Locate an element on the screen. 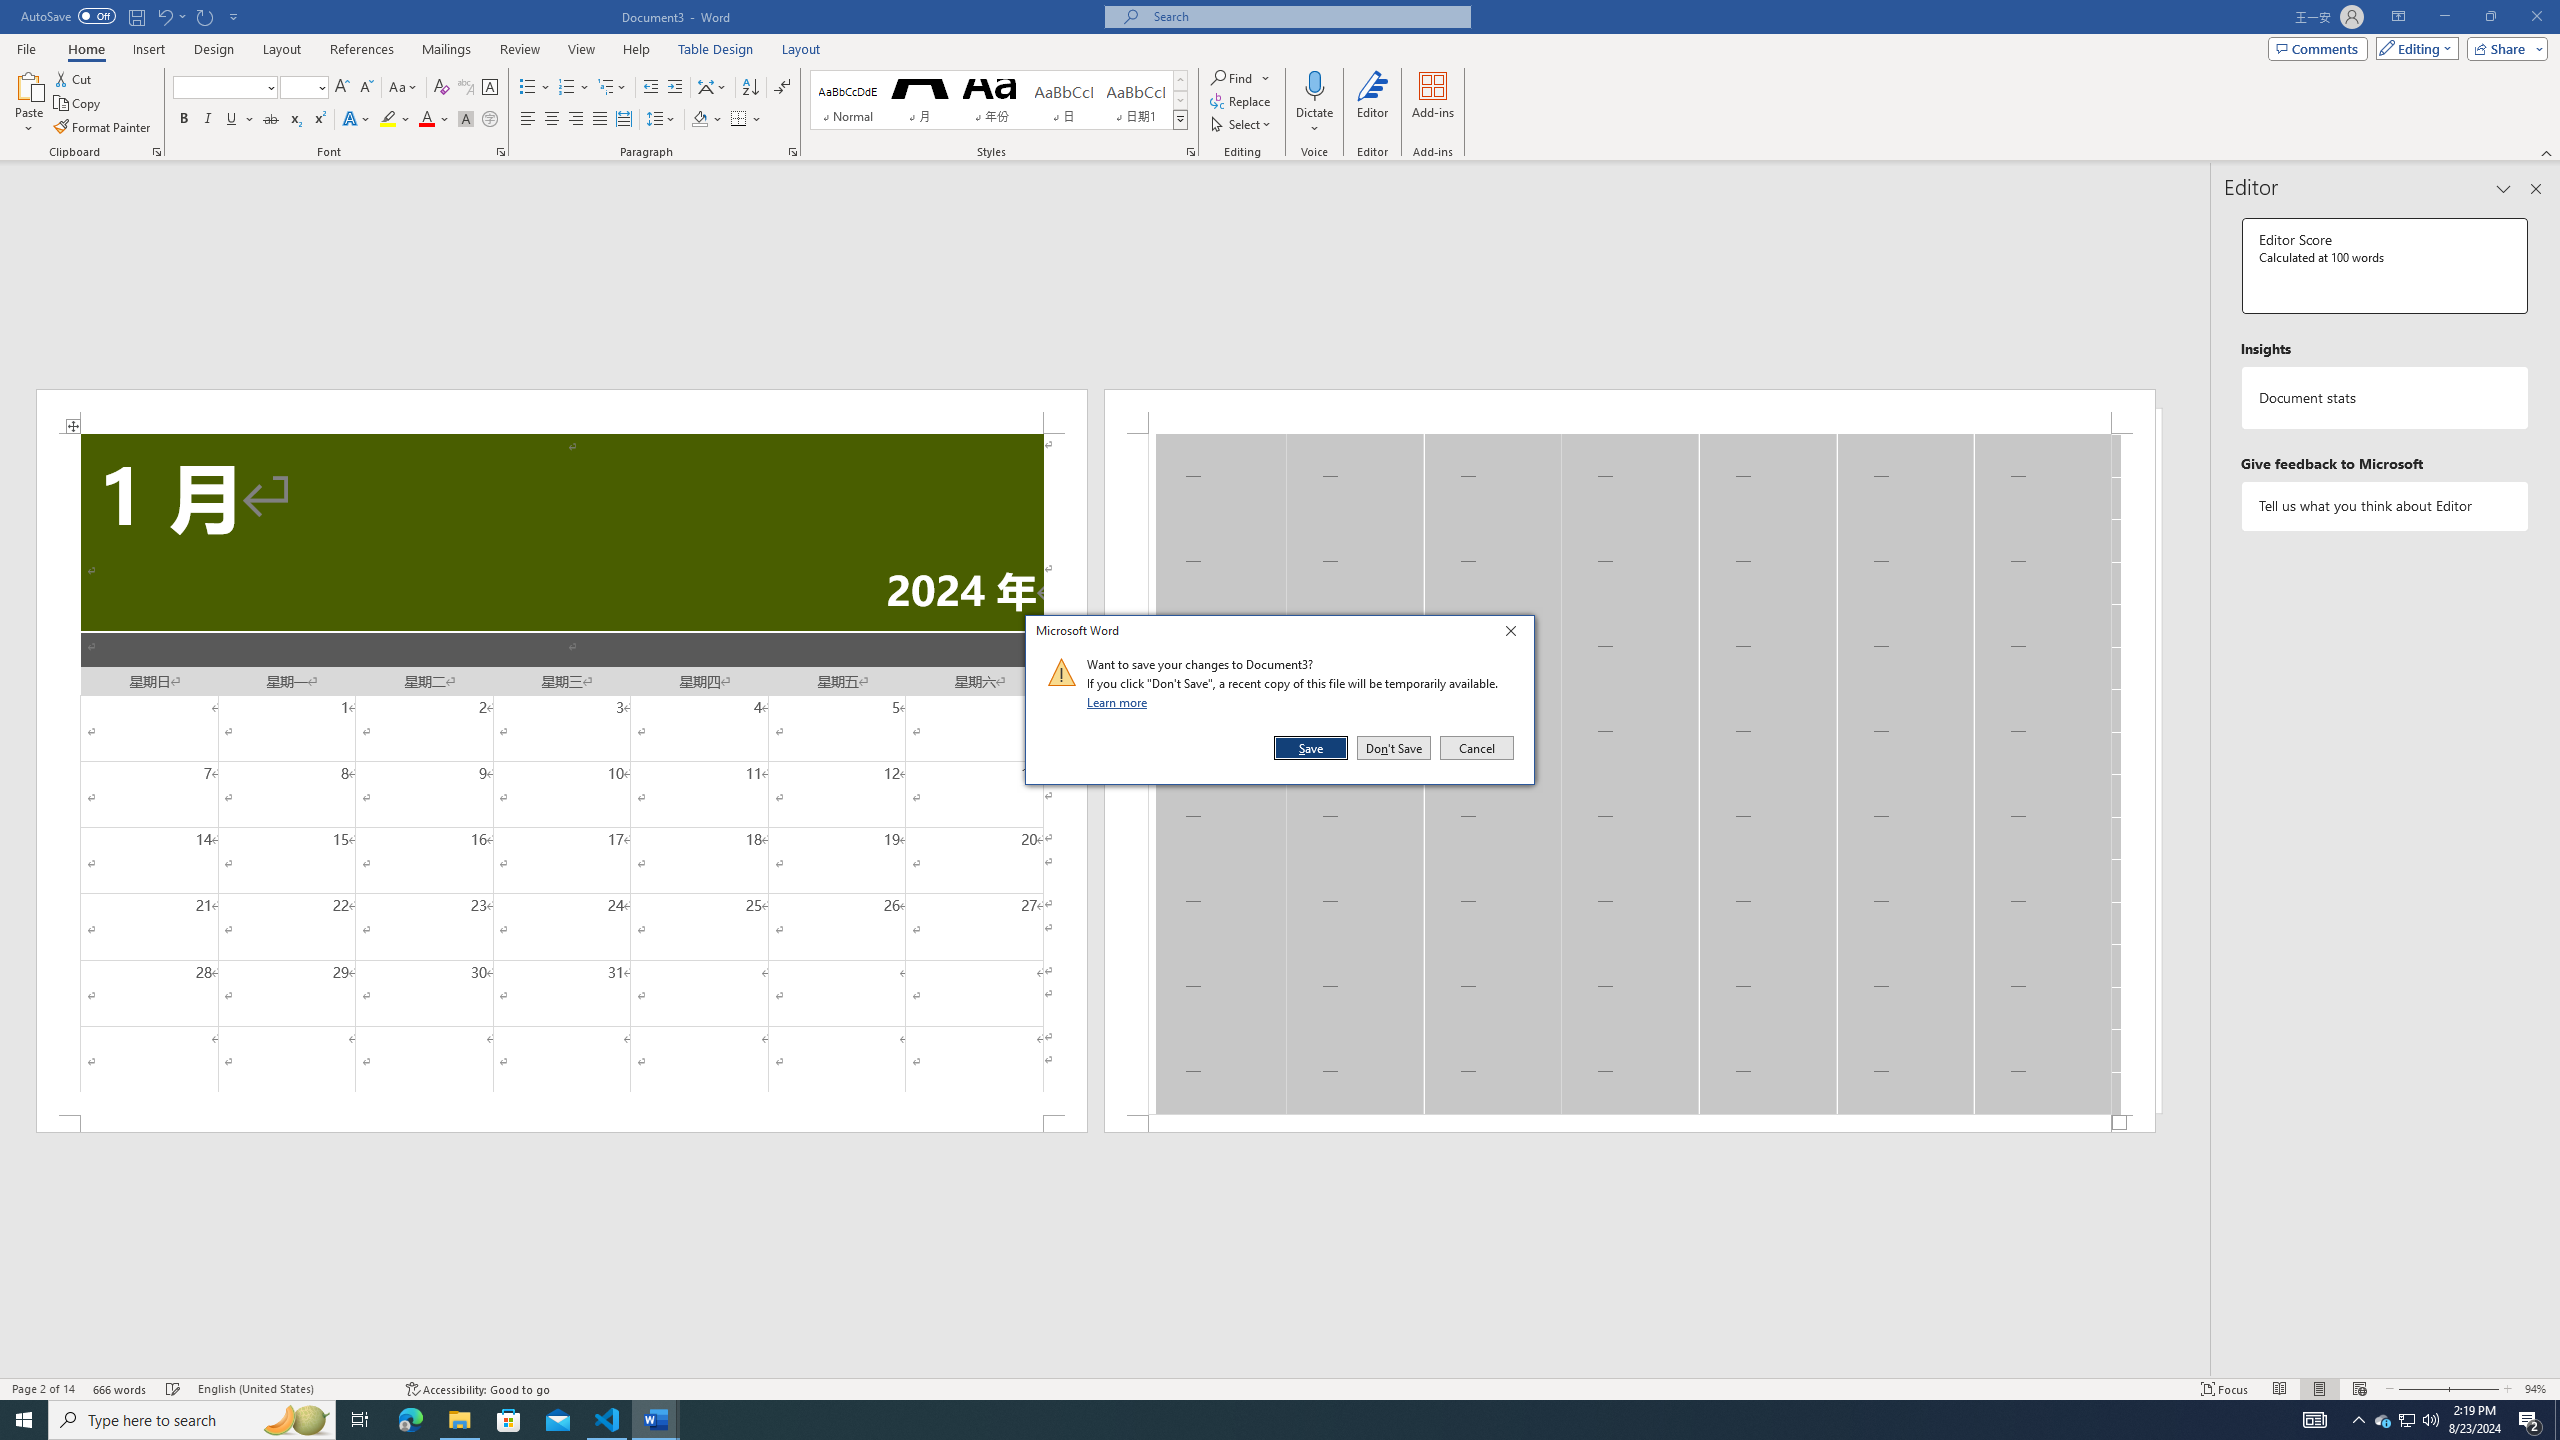 This screenshot has height=1440, width=2560. 'Learn more' is located at coordinates (1120, 701).